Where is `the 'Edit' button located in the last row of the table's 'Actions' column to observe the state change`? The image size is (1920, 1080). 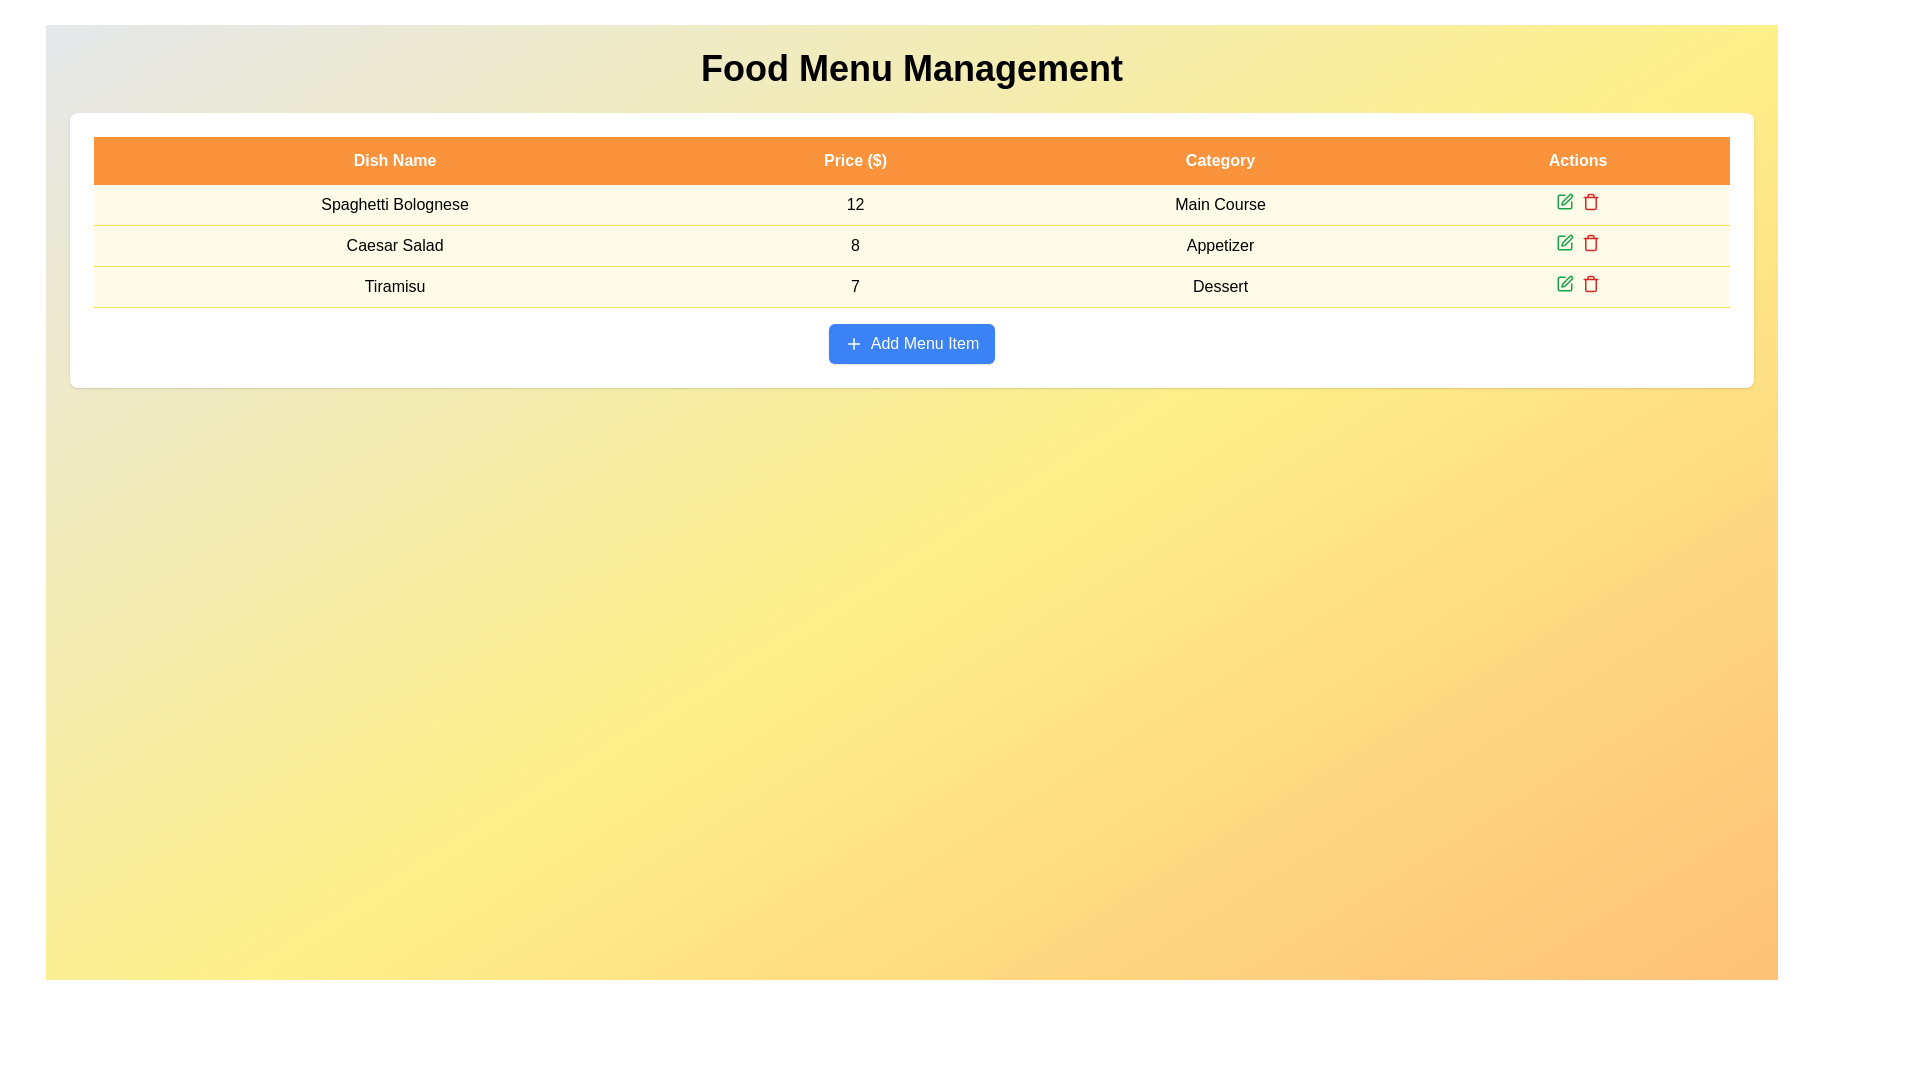 the 'Edit' button located in the last row of the table's 'Actions' column to observe the state change is located at coordinates (1563, 284).